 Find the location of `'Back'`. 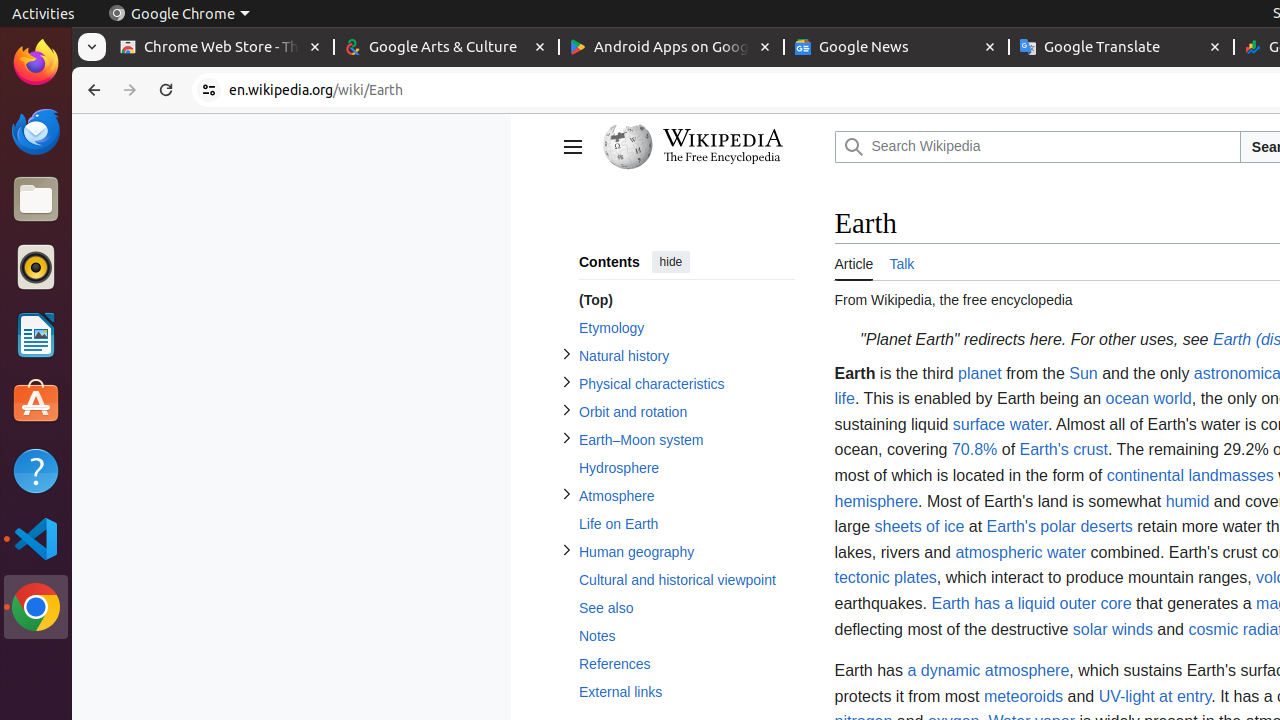

'Back' is located at coordinates (90, 90).